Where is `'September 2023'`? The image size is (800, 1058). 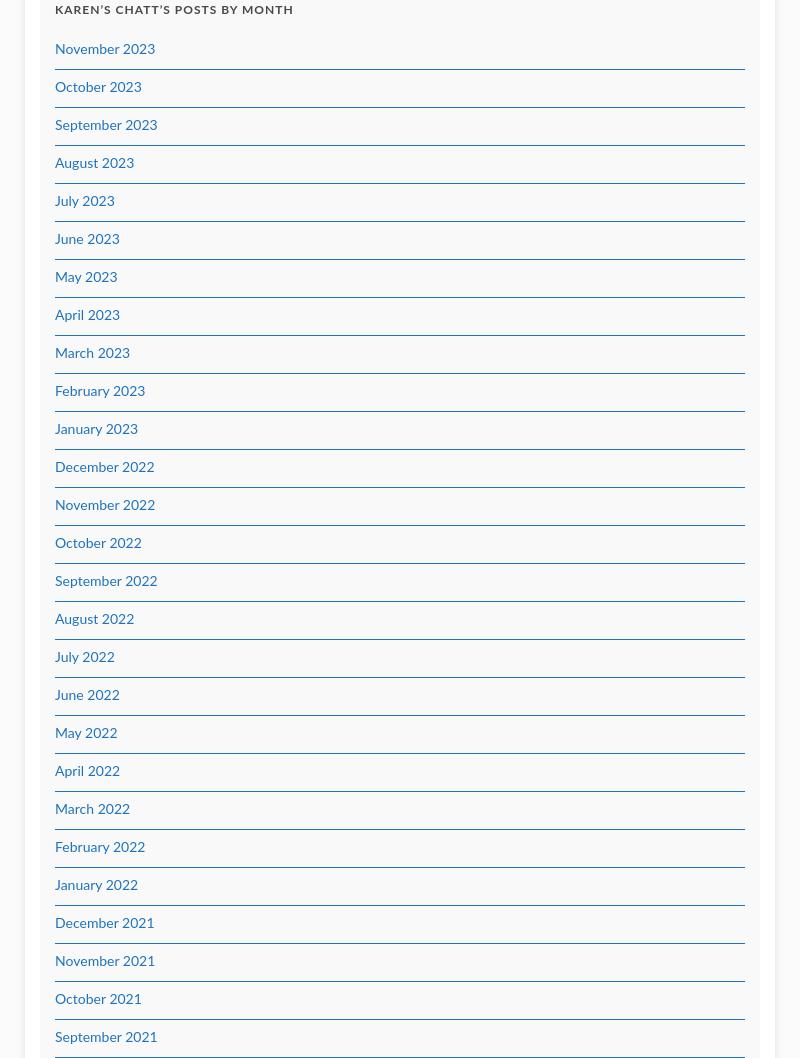 'September 2023' is located at coordinates (105, 125).